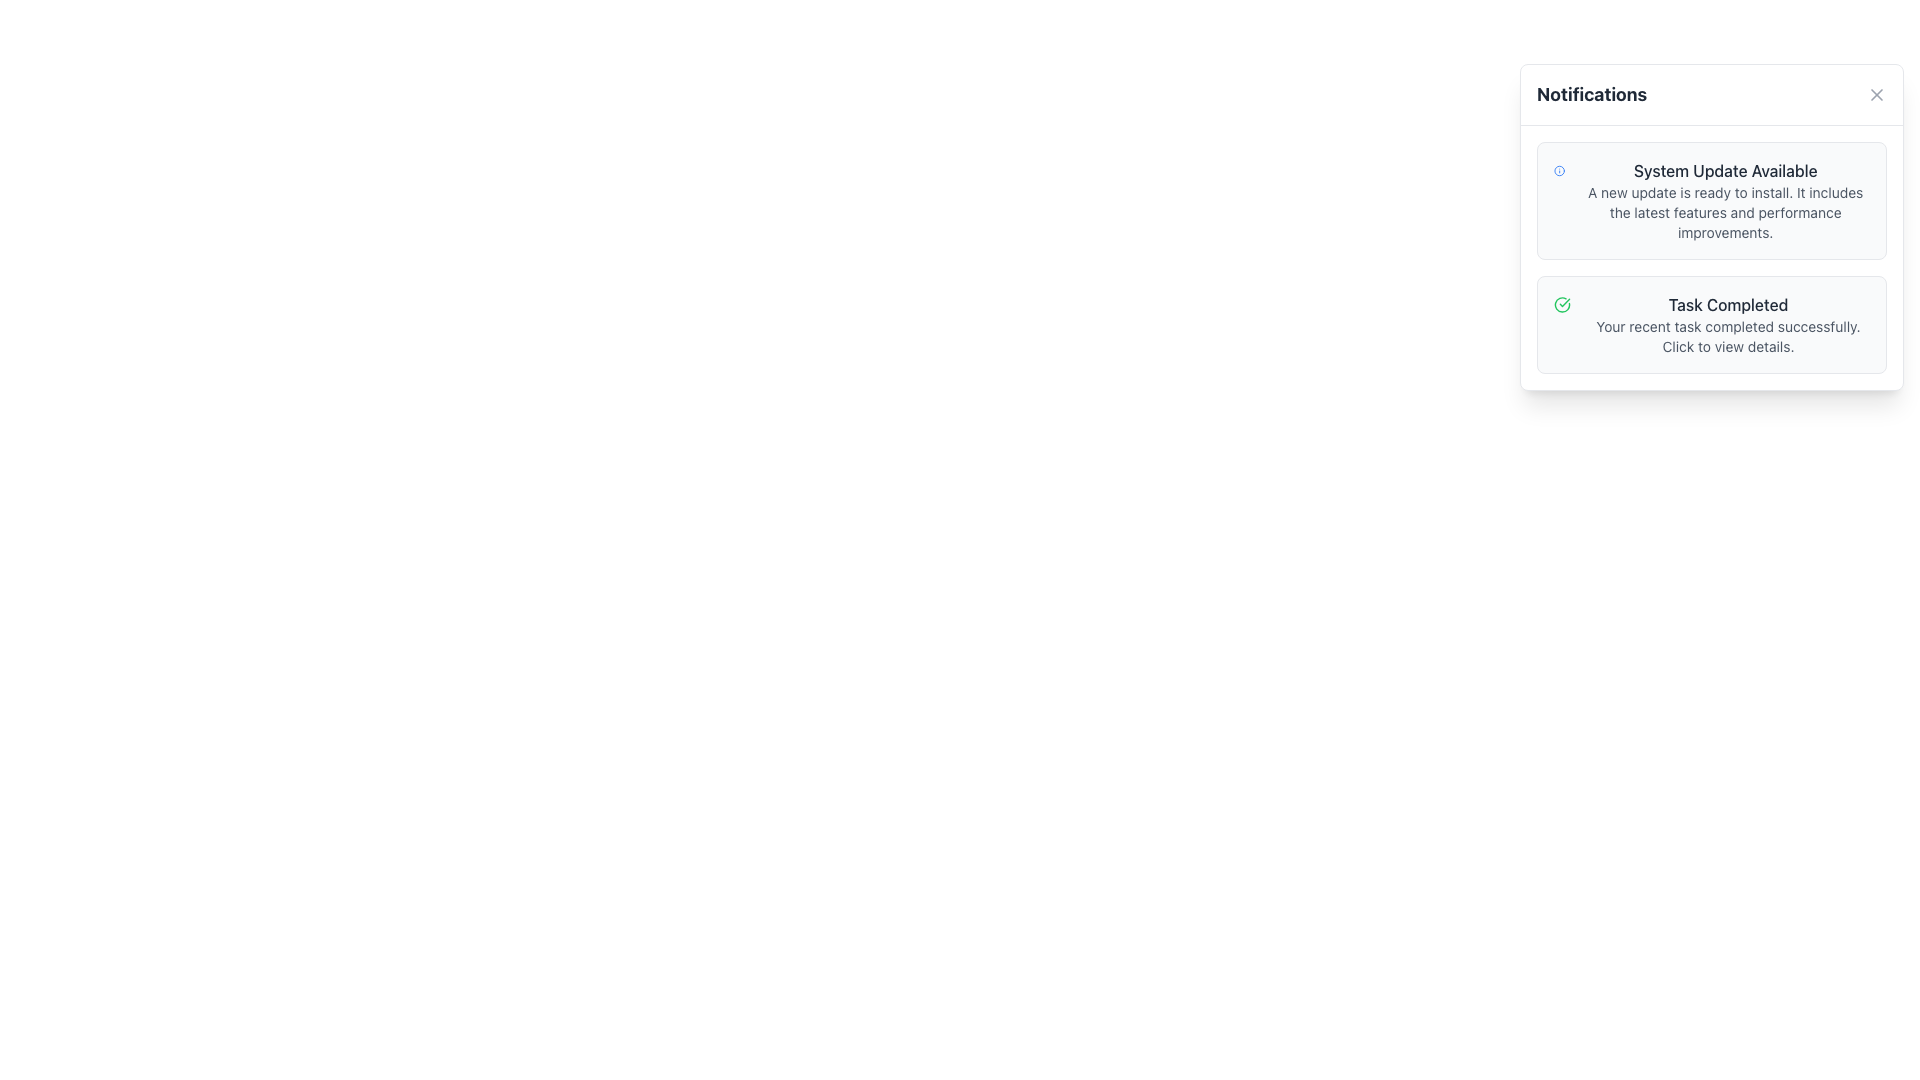 This screenshot has width=1920, height=1080. Describe the element at coordinates (1727, 323) in the screenshot. I see `the notification message at the bottom of the notification panel` at that location.